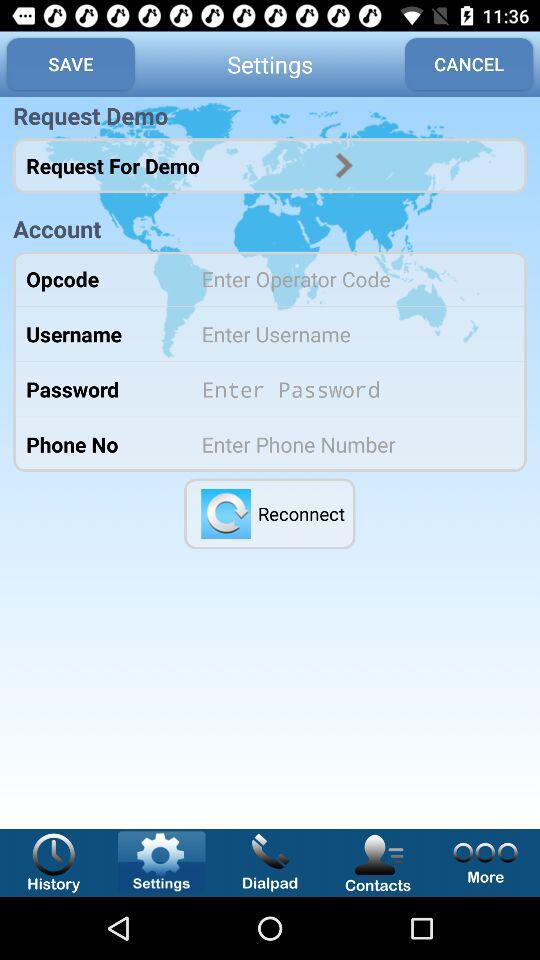 The height and width of the screenshot is (960, 540). What do you see at coordinates (350, 334) in the screenshot?
I see `text box` at bounding box center [350, 334].